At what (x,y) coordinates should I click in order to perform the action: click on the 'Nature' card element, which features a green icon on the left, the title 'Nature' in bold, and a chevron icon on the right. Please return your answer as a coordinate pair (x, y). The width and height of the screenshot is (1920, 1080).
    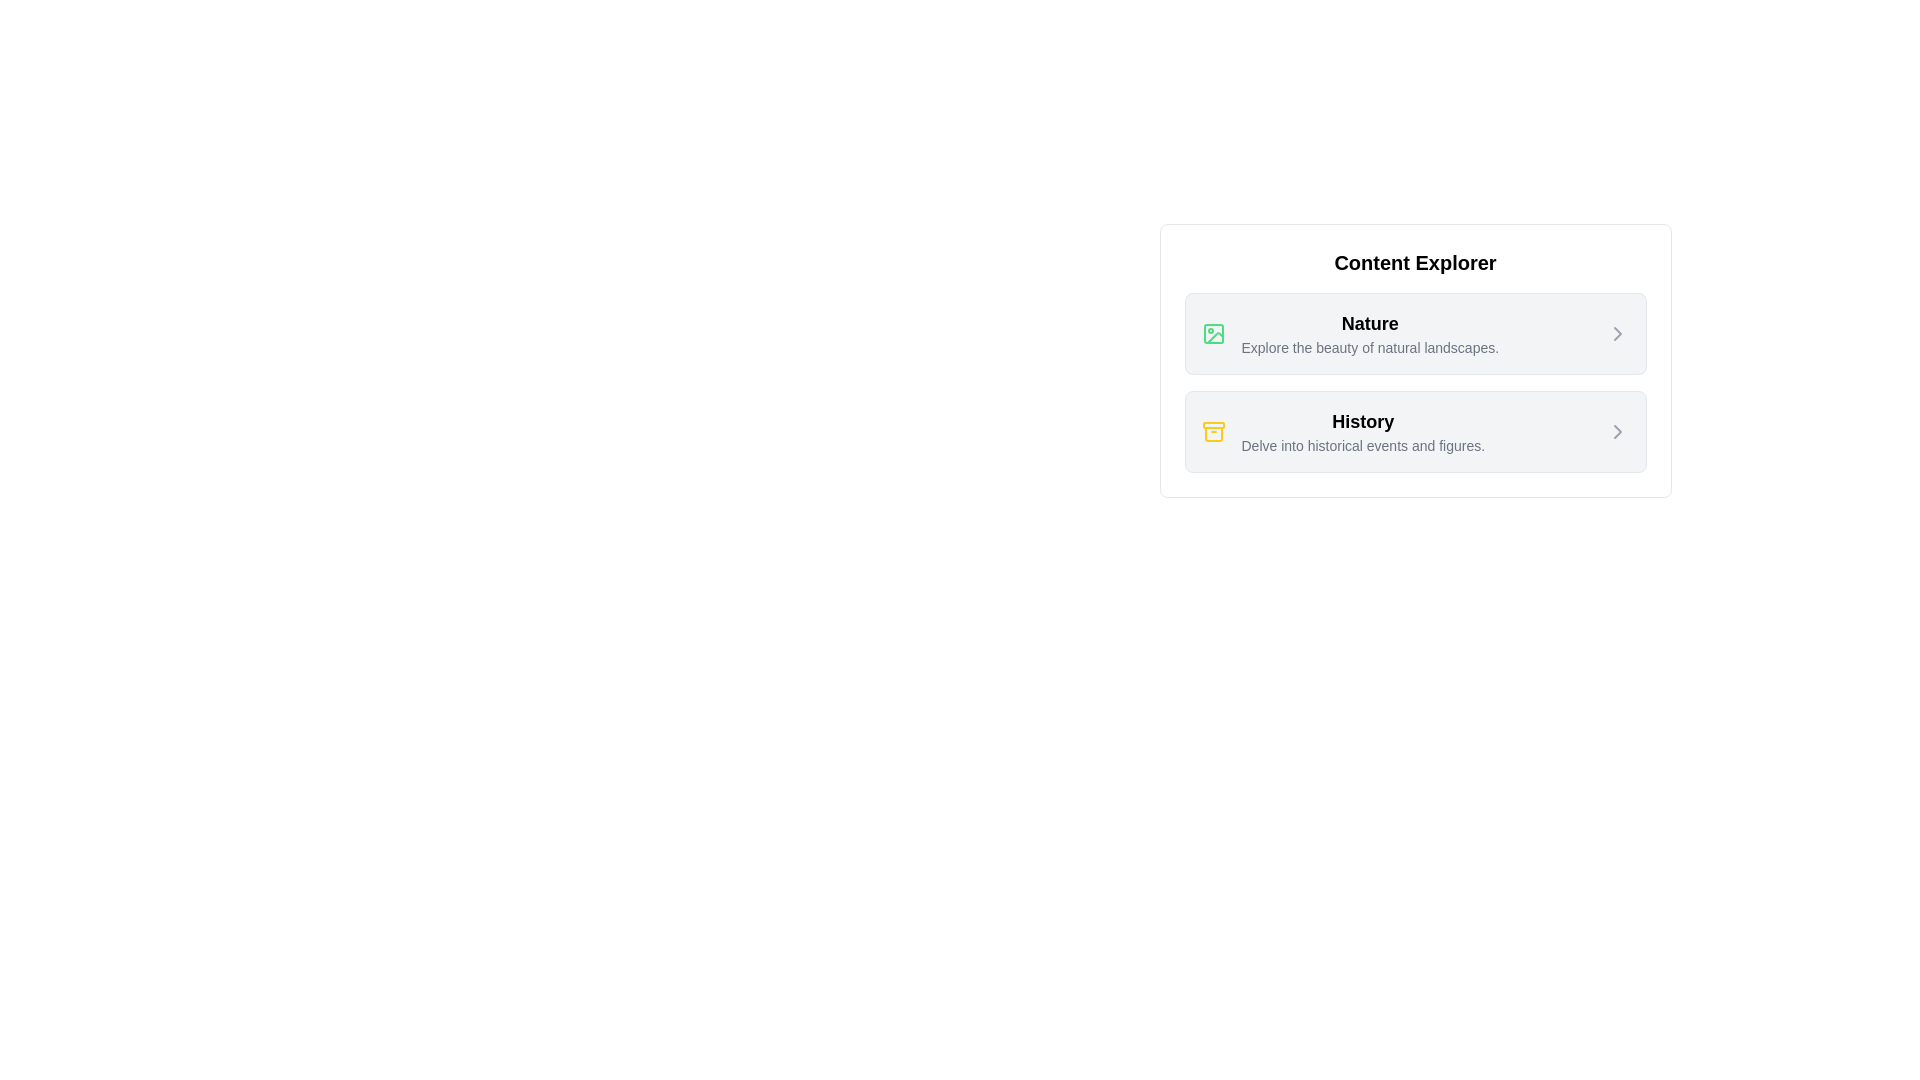
    Looking at the image, I should click on (1414, 333).